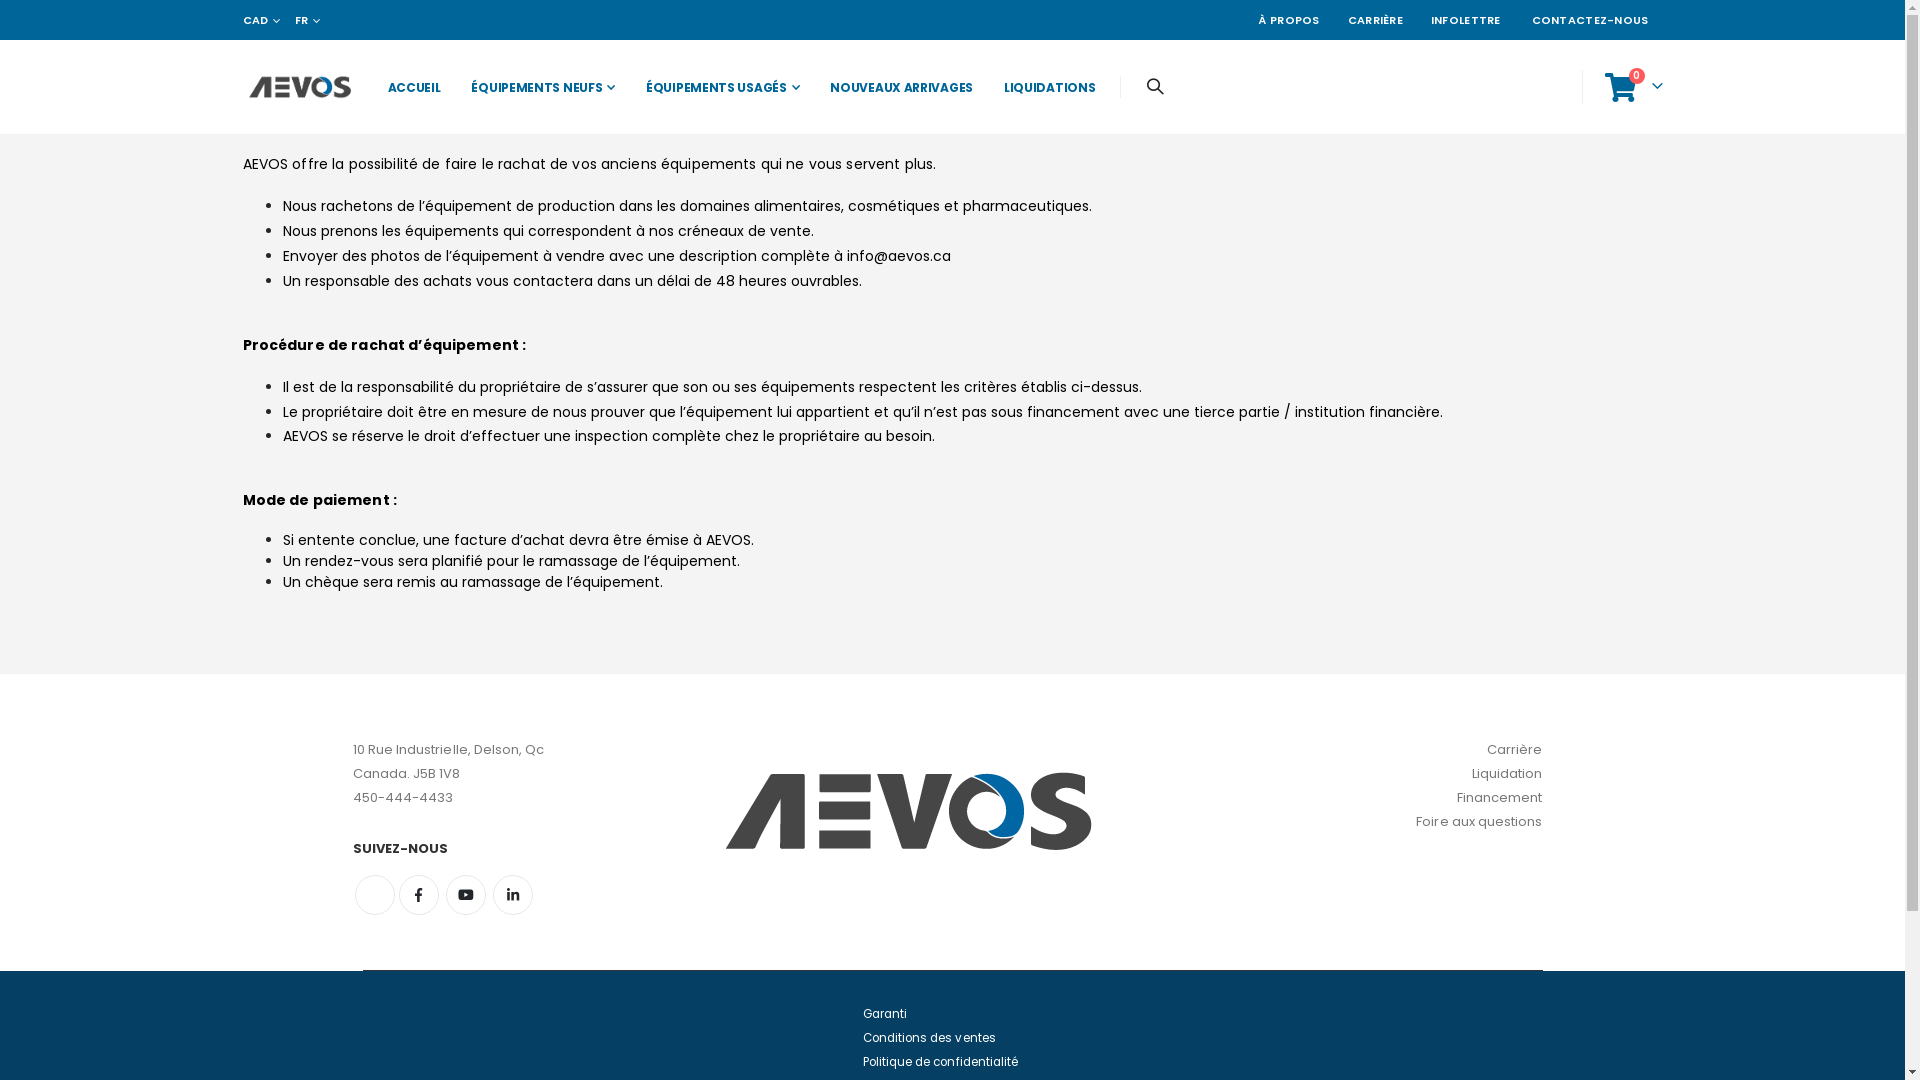 This screenshot has width=1920, height=1080. What do you see at coordinates (1415, 19) in the screenshot?
I see `'INFOLETTRE'` at bounding box center [1415, 19].